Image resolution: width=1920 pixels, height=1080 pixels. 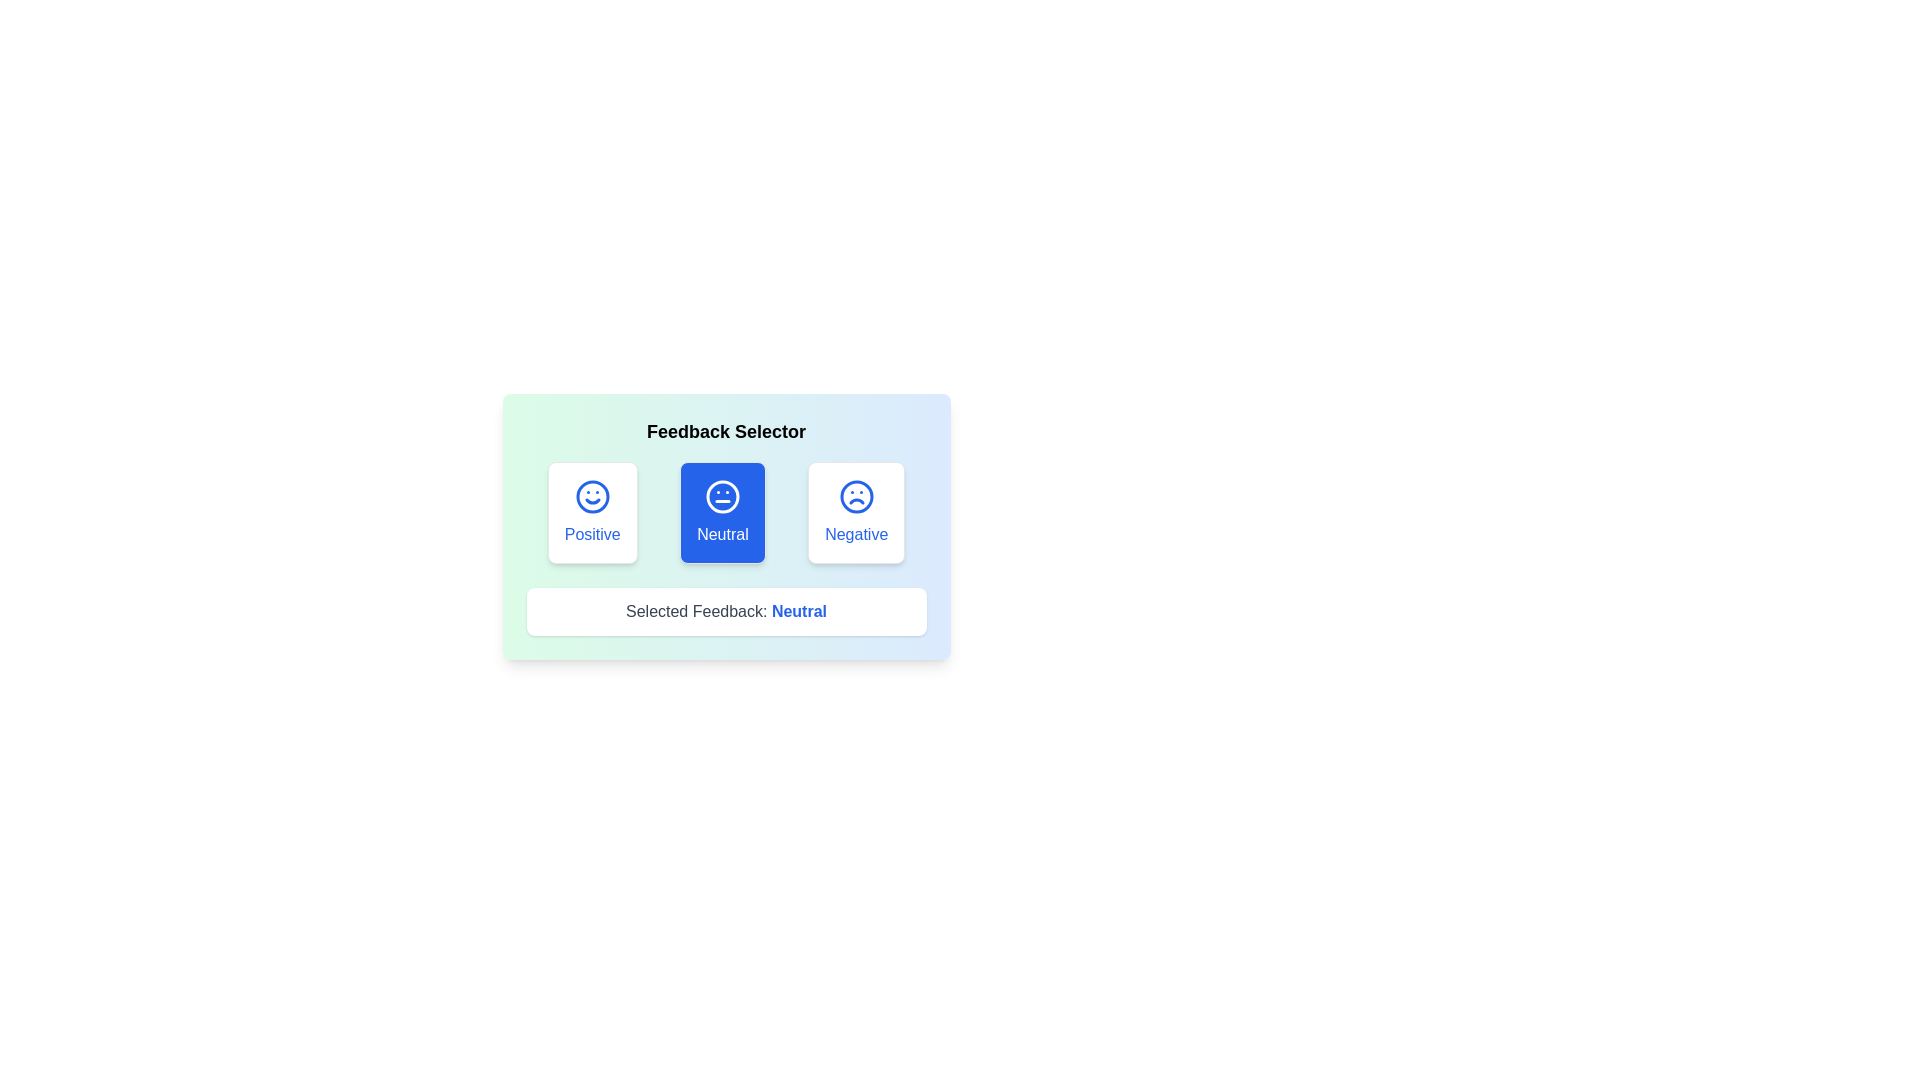 What do you see at coordinates (856, 512) in the screenshot?
I see `the button labeled Negative to observe its hover effect` at bounding box center [856, 512].